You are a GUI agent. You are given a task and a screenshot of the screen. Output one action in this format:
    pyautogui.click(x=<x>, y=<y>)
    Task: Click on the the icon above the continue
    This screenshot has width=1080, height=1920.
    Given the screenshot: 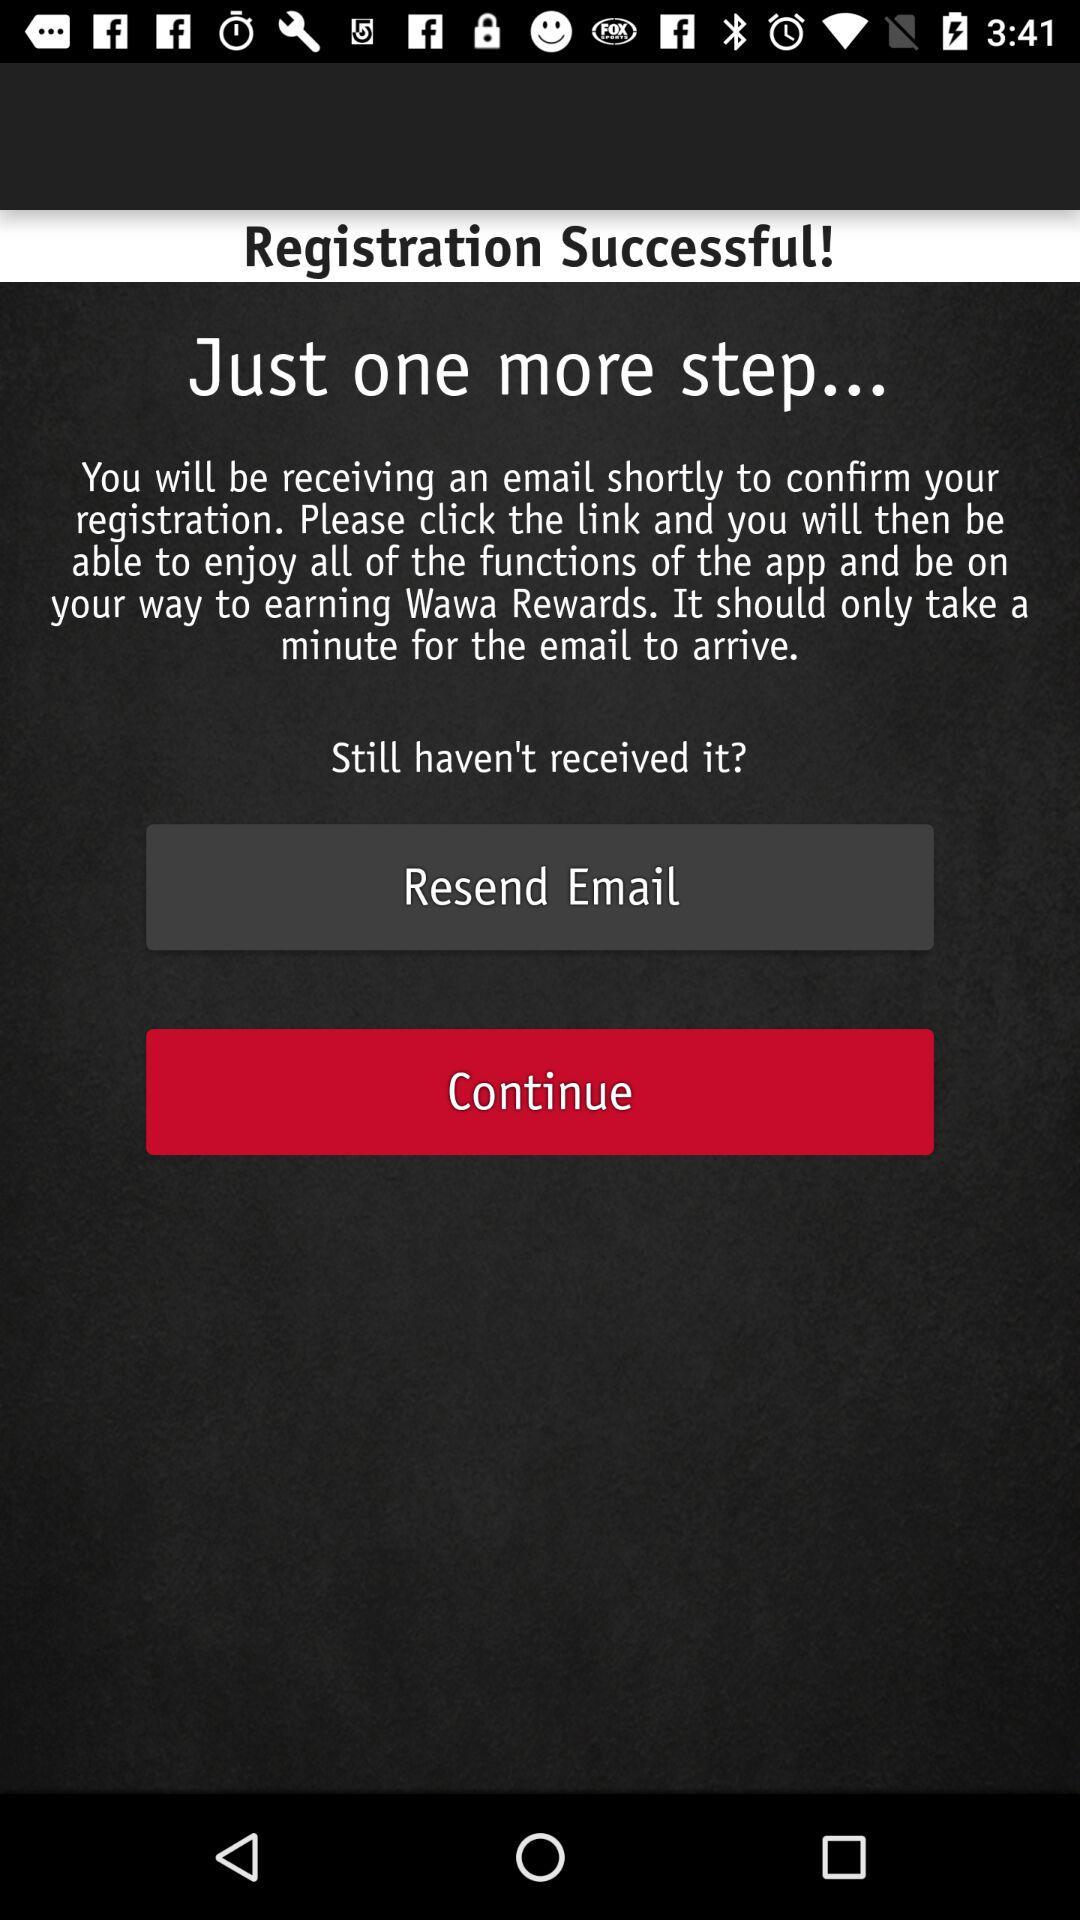 What is the action you would take?
    pyautogui.click(x=540, y=886)
    